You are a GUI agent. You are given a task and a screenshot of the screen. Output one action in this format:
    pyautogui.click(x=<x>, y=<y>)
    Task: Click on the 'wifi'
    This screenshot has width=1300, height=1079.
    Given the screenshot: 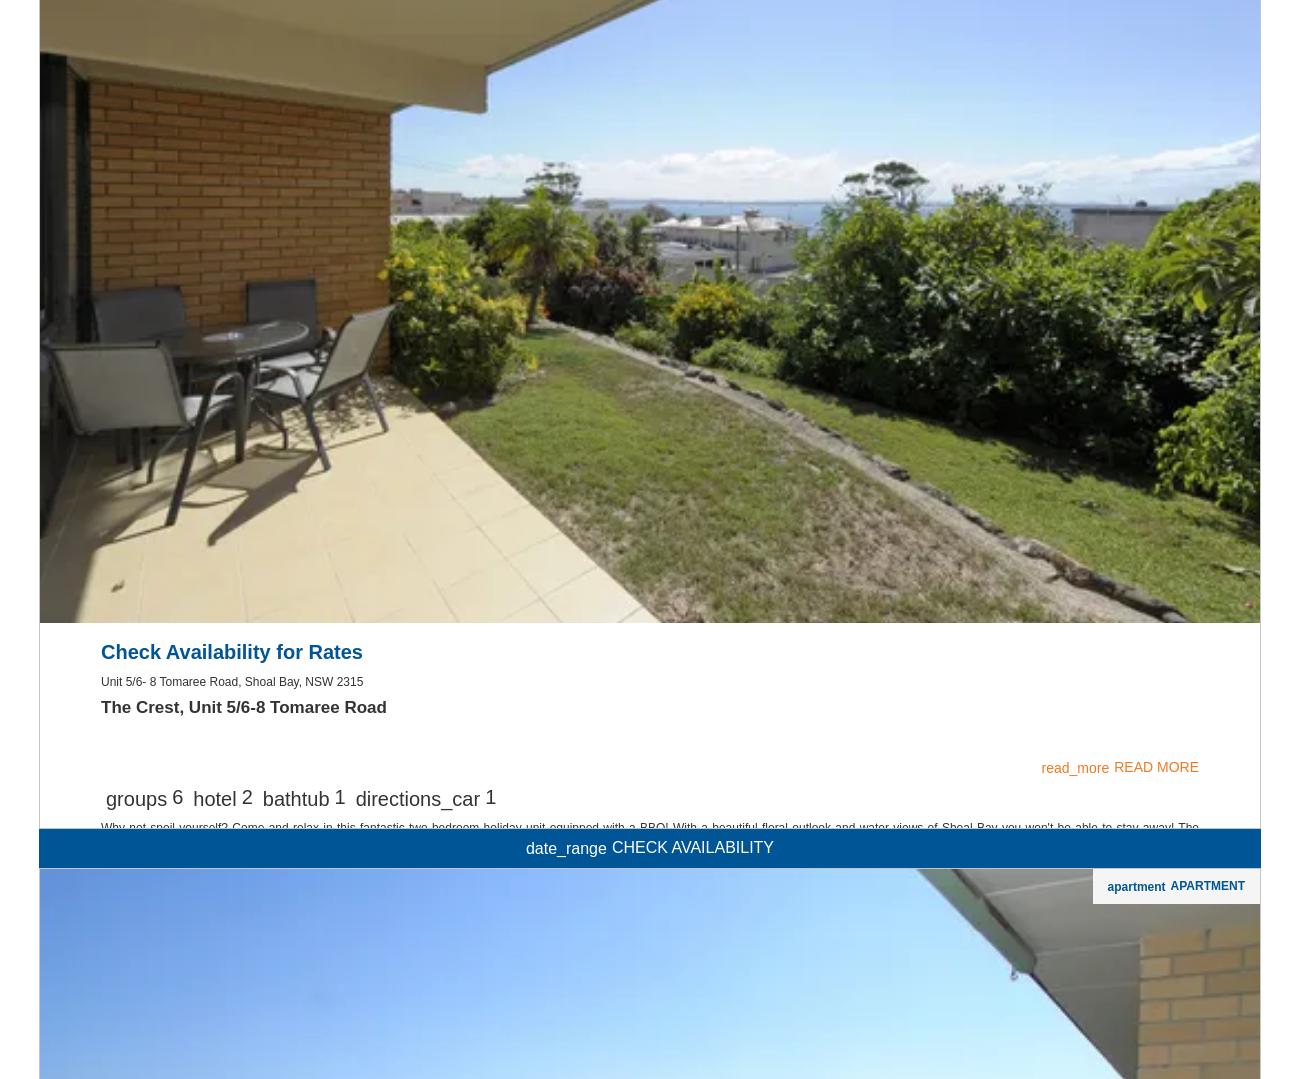 What is the action you would take?
    pyautogui.click(x=649, y=180)
    